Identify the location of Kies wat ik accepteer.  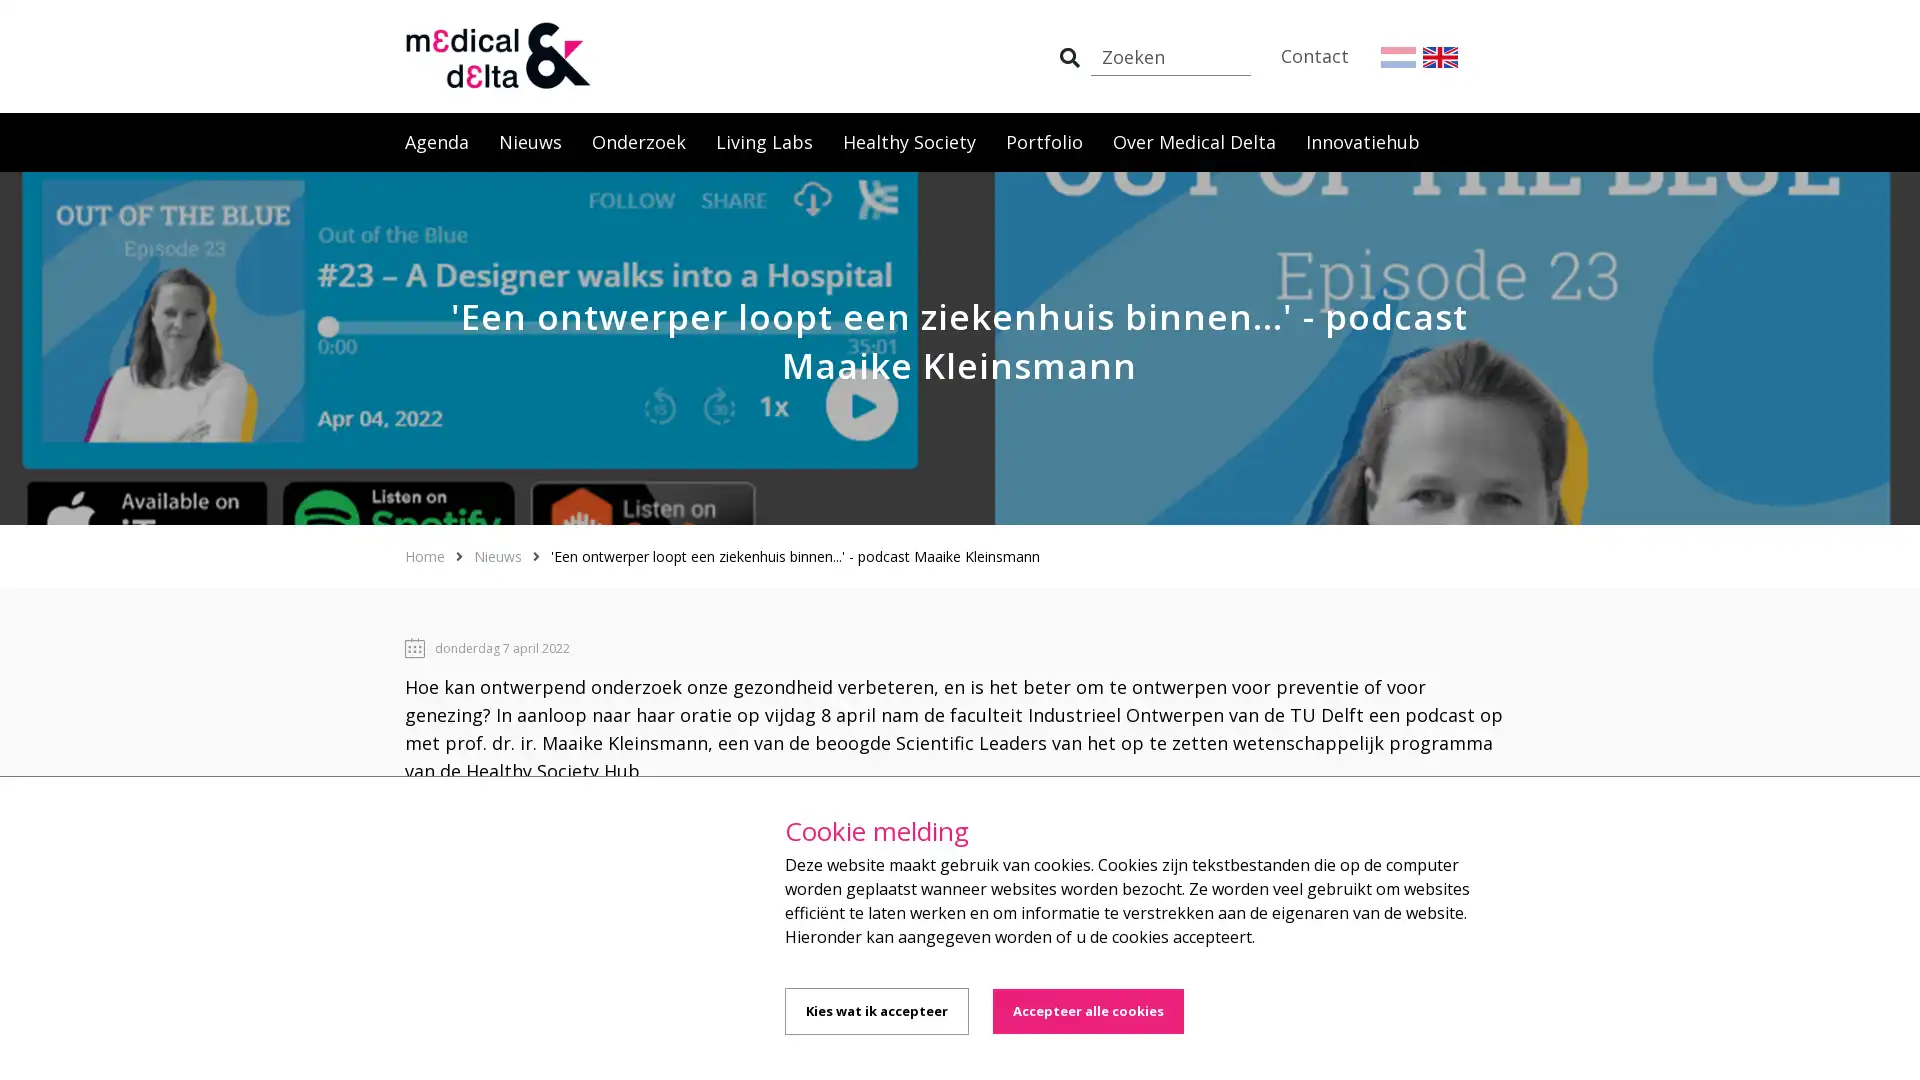
(877, 1011).